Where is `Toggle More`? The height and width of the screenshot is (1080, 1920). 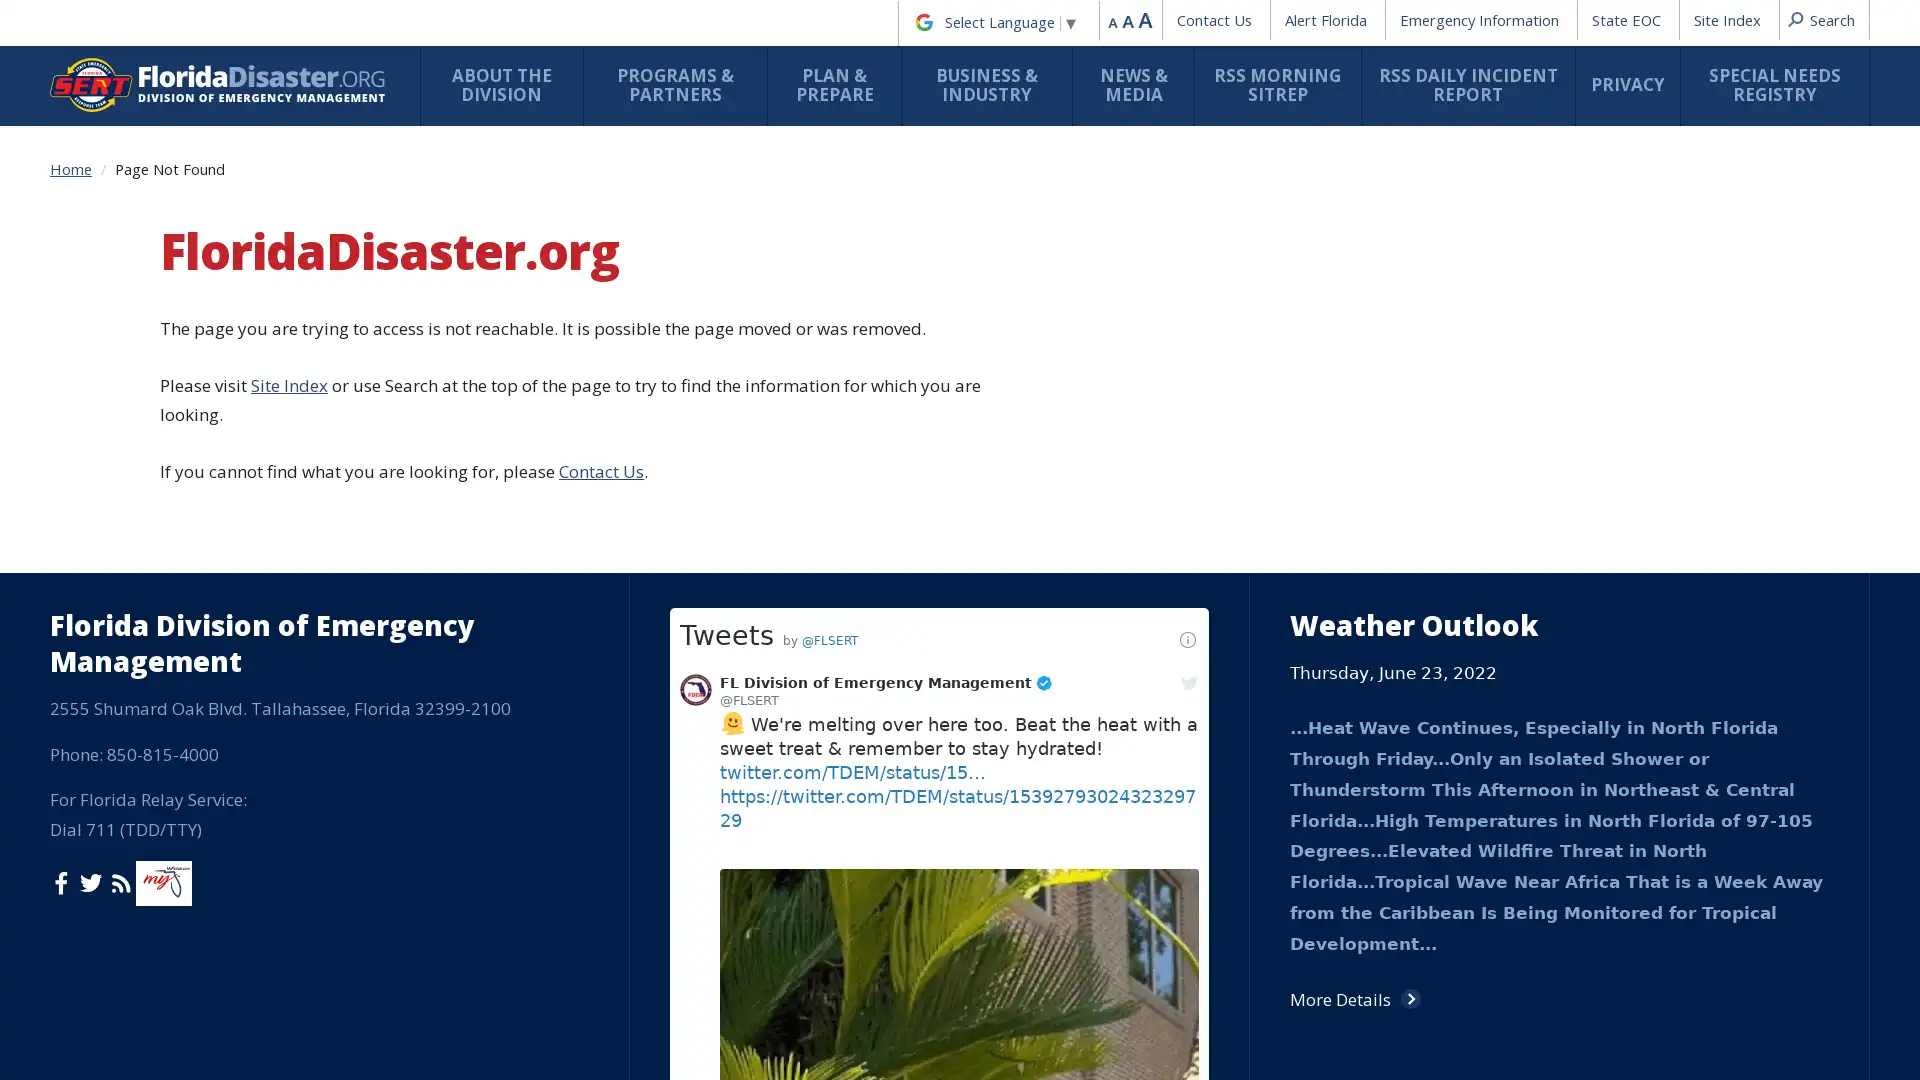
Toggle More is located at coordinates (801, 561).